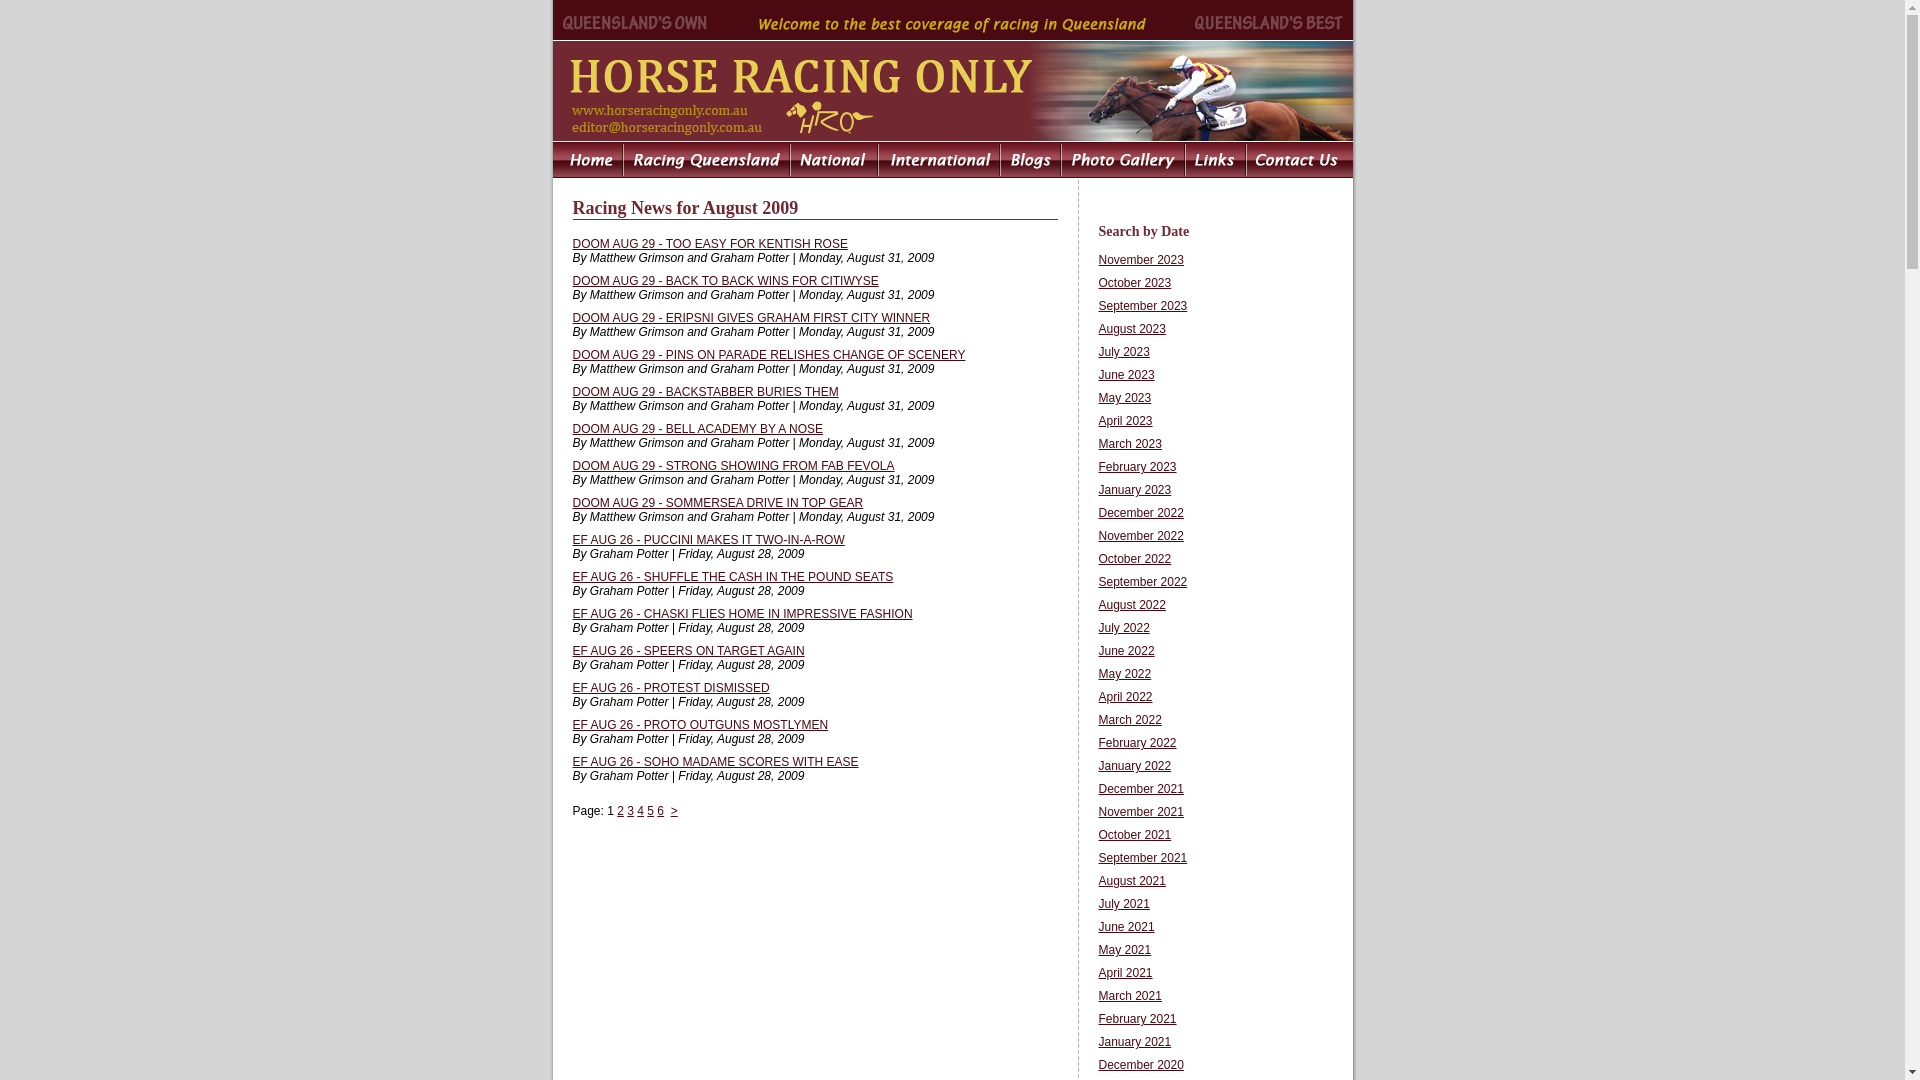 The width and height of the screenshot is (1920, 1080). What do you see at coordinates (1129, 720) in the screenshot?
I see `'March 2022'` at bounding box center [1129, 720].